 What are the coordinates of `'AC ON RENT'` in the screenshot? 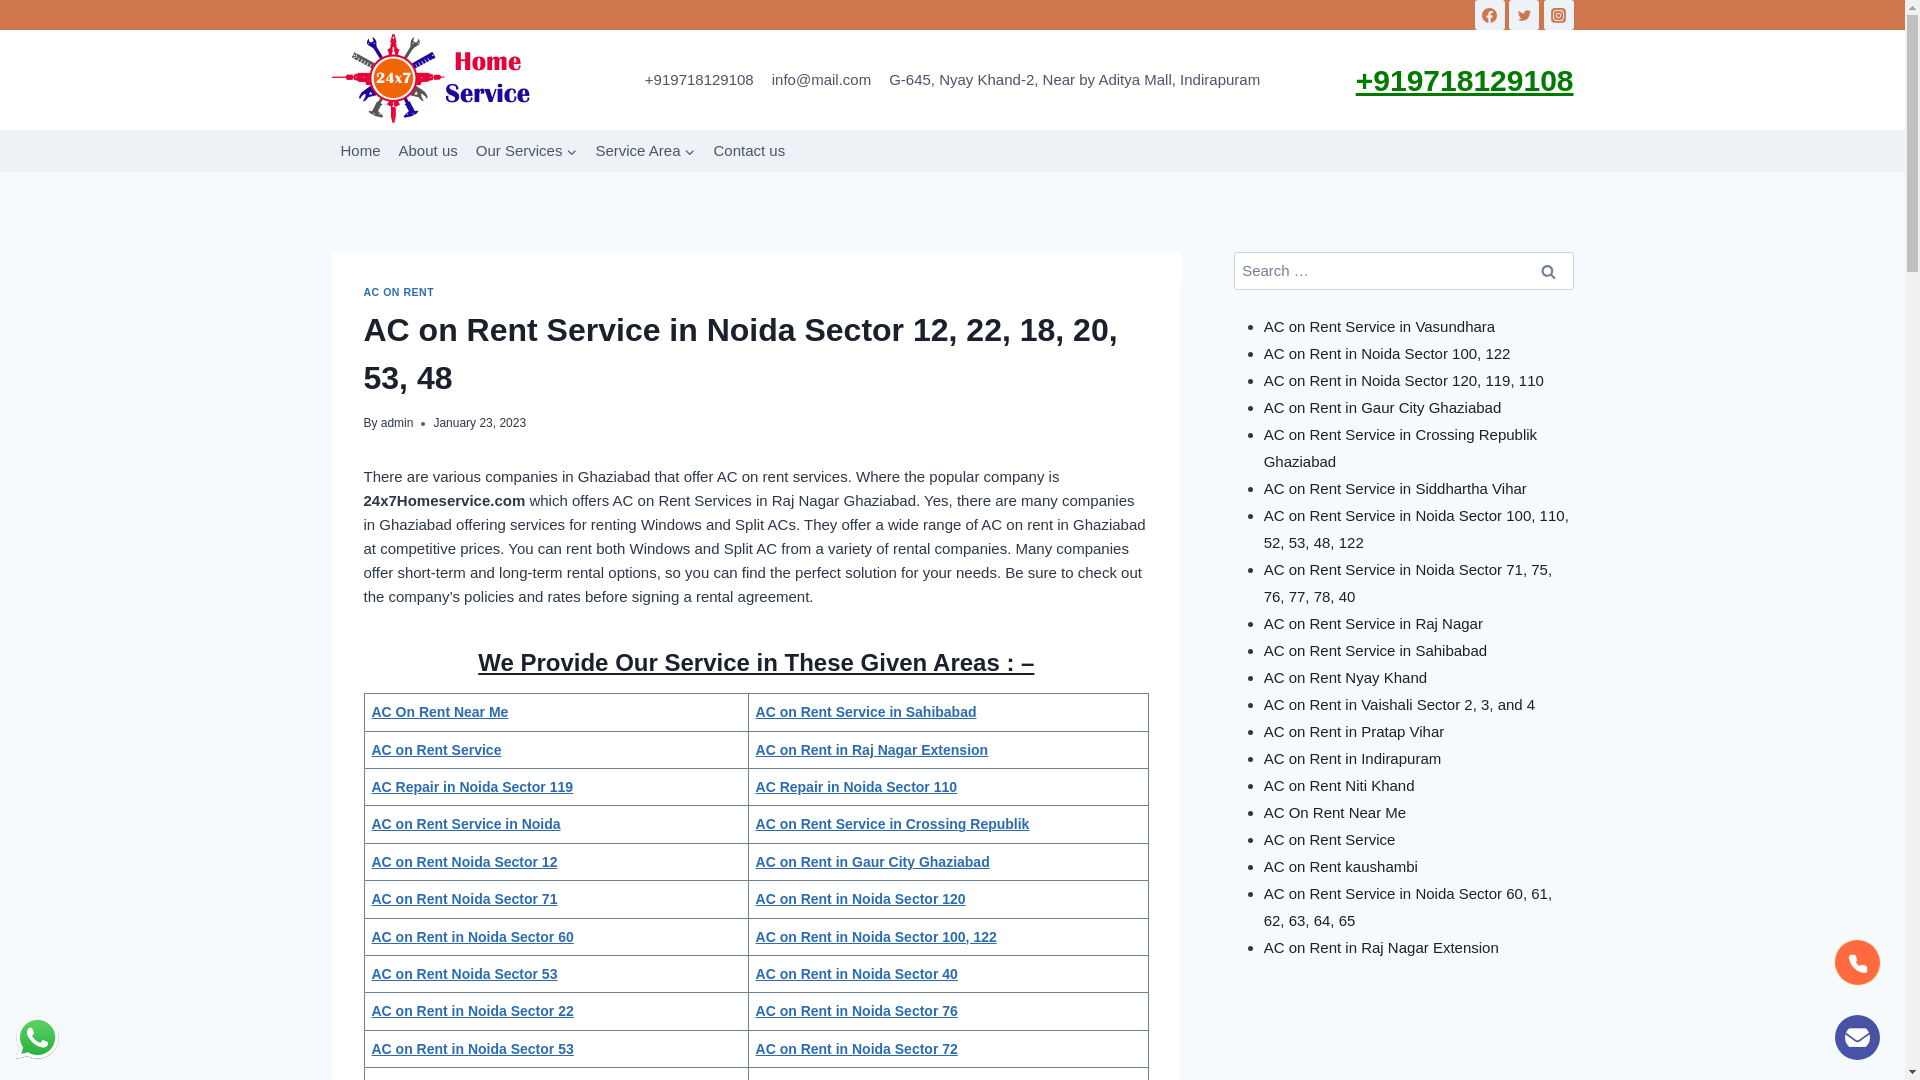 It's located at (399, 292).